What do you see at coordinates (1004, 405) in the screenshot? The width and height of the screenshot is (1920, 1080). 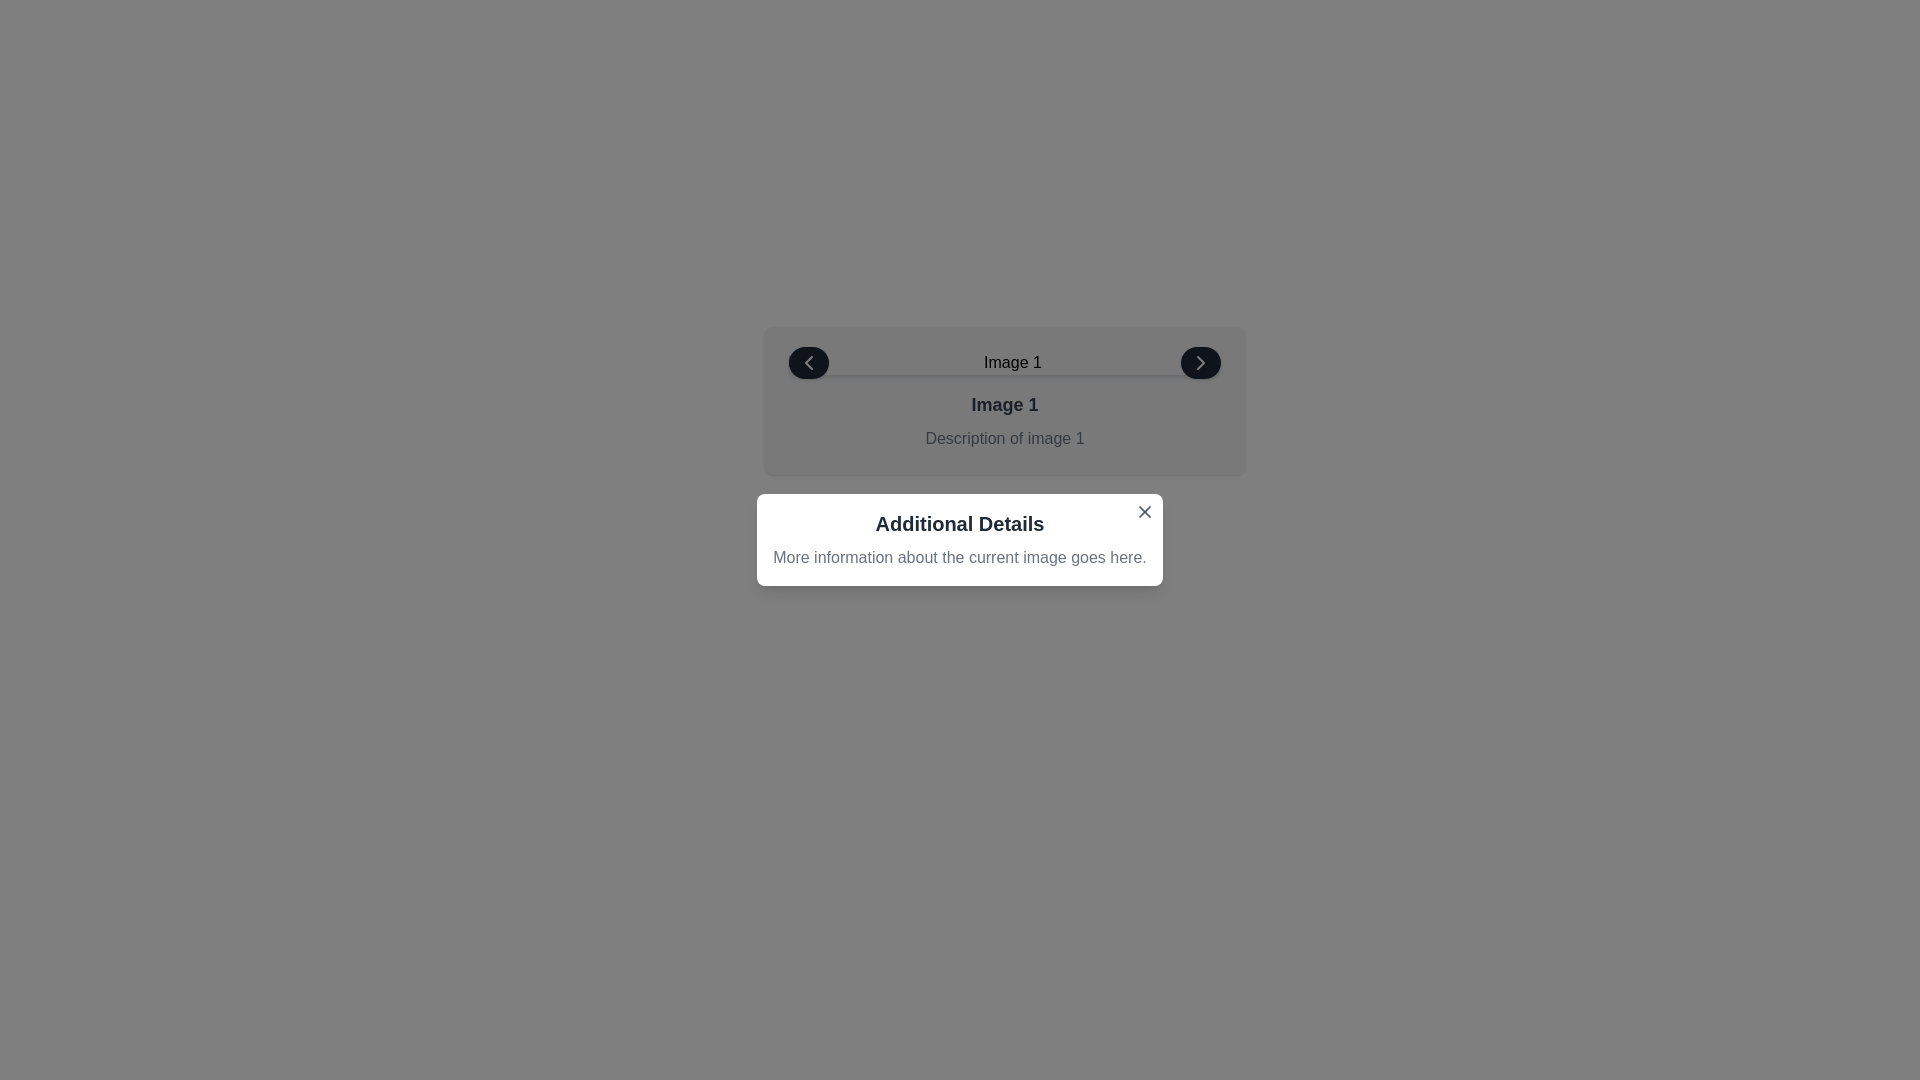 I see `the text label or heading element that reads 'Image 1', which is bold and dark gray, positioned centrally above the descriptive text` at bounding box center [1004, 405].